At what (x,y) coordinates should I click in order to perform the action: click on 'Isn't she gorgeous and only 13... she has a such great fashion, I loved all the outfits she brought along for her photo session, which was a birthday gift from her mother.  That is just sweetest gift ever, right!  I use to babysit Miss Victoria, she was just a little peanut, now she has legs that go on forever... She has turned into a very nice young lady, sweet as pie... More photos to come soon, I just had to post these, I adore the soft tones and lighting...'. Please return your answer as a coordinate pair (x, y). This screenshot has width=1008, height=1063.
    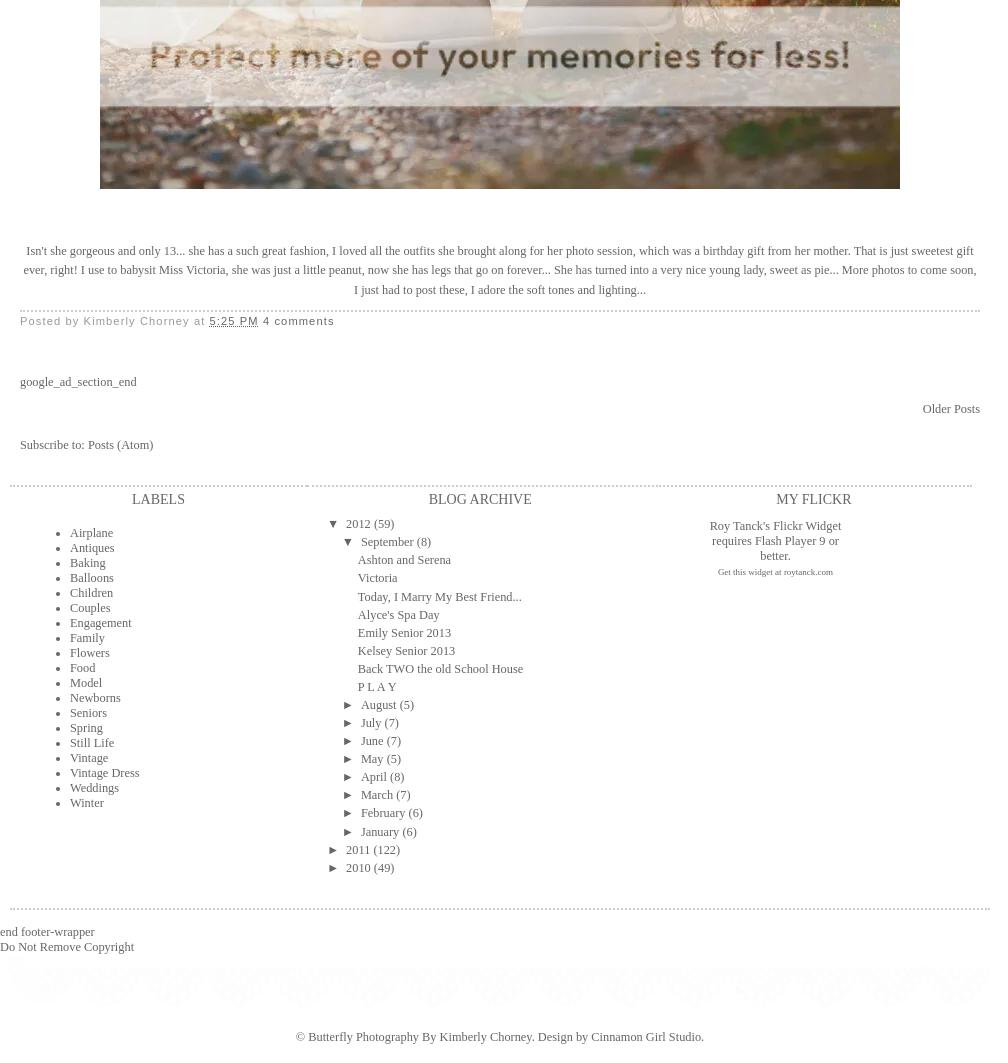
    Looking at the image, I should click on (22, 270).